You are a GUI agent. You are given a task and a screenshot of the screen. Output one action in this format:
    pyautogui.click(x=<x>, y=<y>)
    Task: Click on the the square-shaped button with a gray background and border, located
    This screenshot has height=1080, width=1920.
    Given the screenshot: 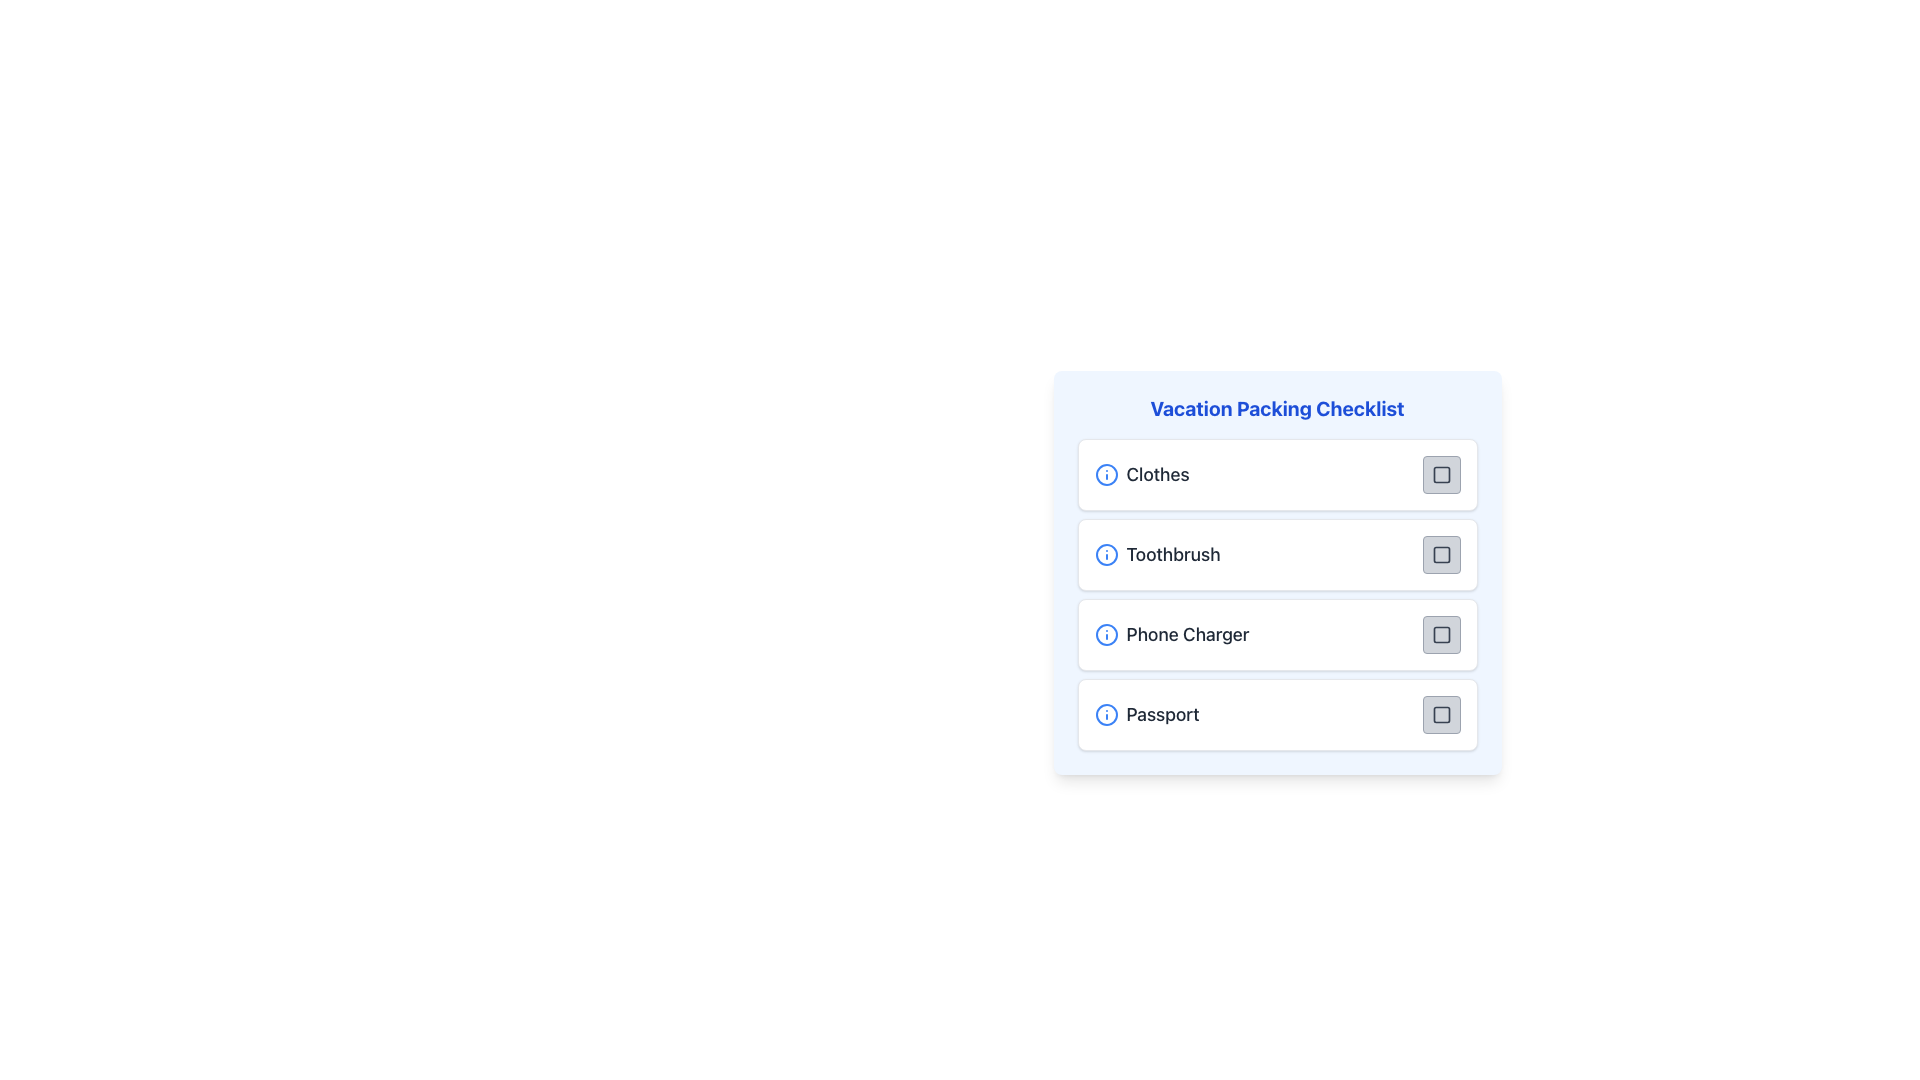 What is the action you would take?
    pyautogui.click(x=1441, y=555)
    